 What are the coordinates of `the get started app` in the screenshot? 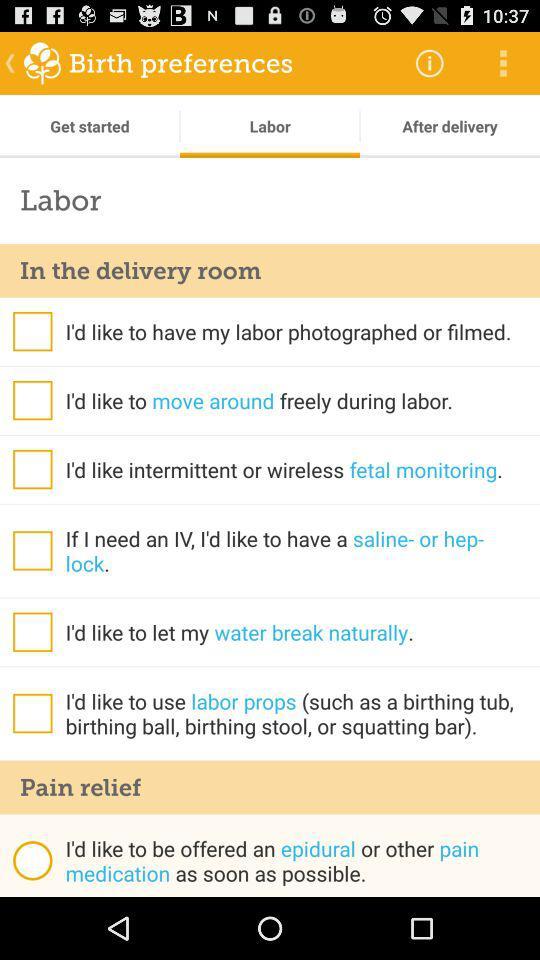 It's located at (89, 125).